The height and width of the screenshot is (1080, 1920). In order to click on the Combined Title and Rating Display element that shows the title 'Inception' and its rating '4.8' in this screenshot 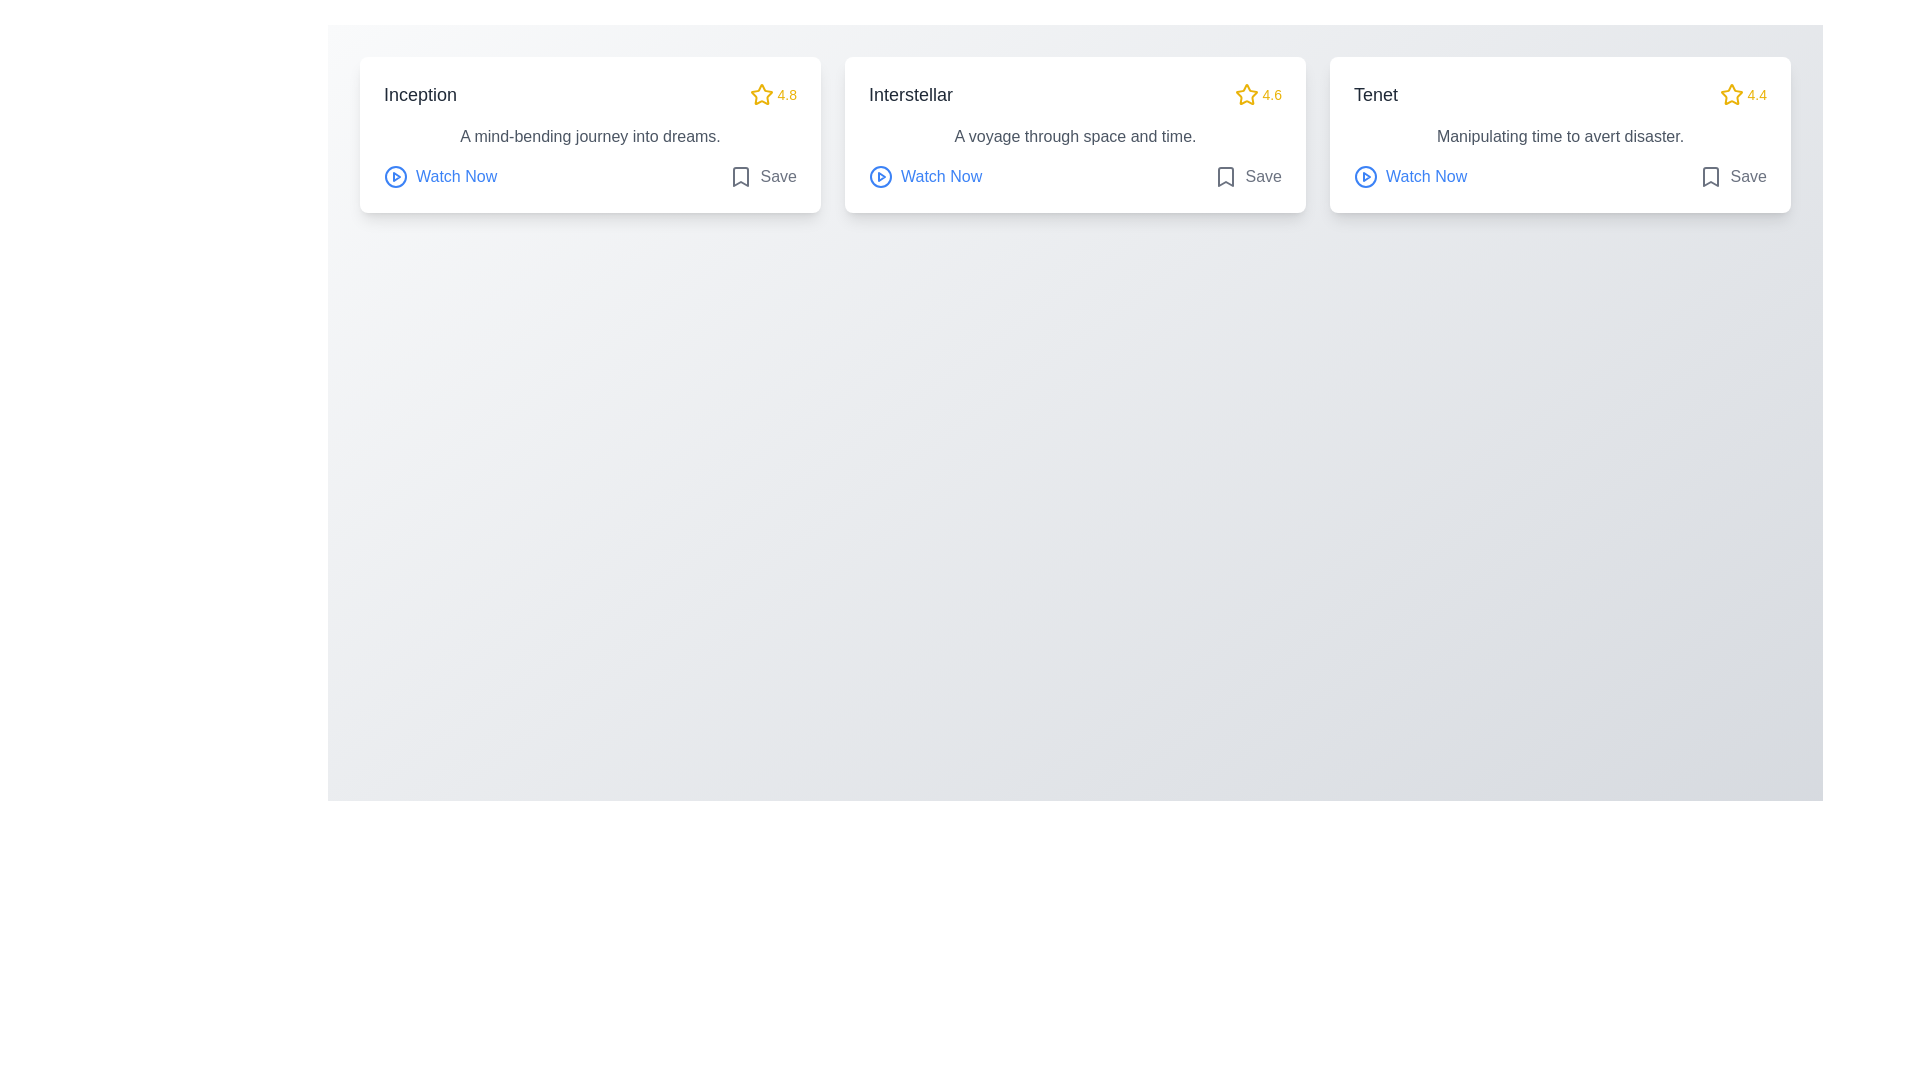, I will do `click(589, 95)`.